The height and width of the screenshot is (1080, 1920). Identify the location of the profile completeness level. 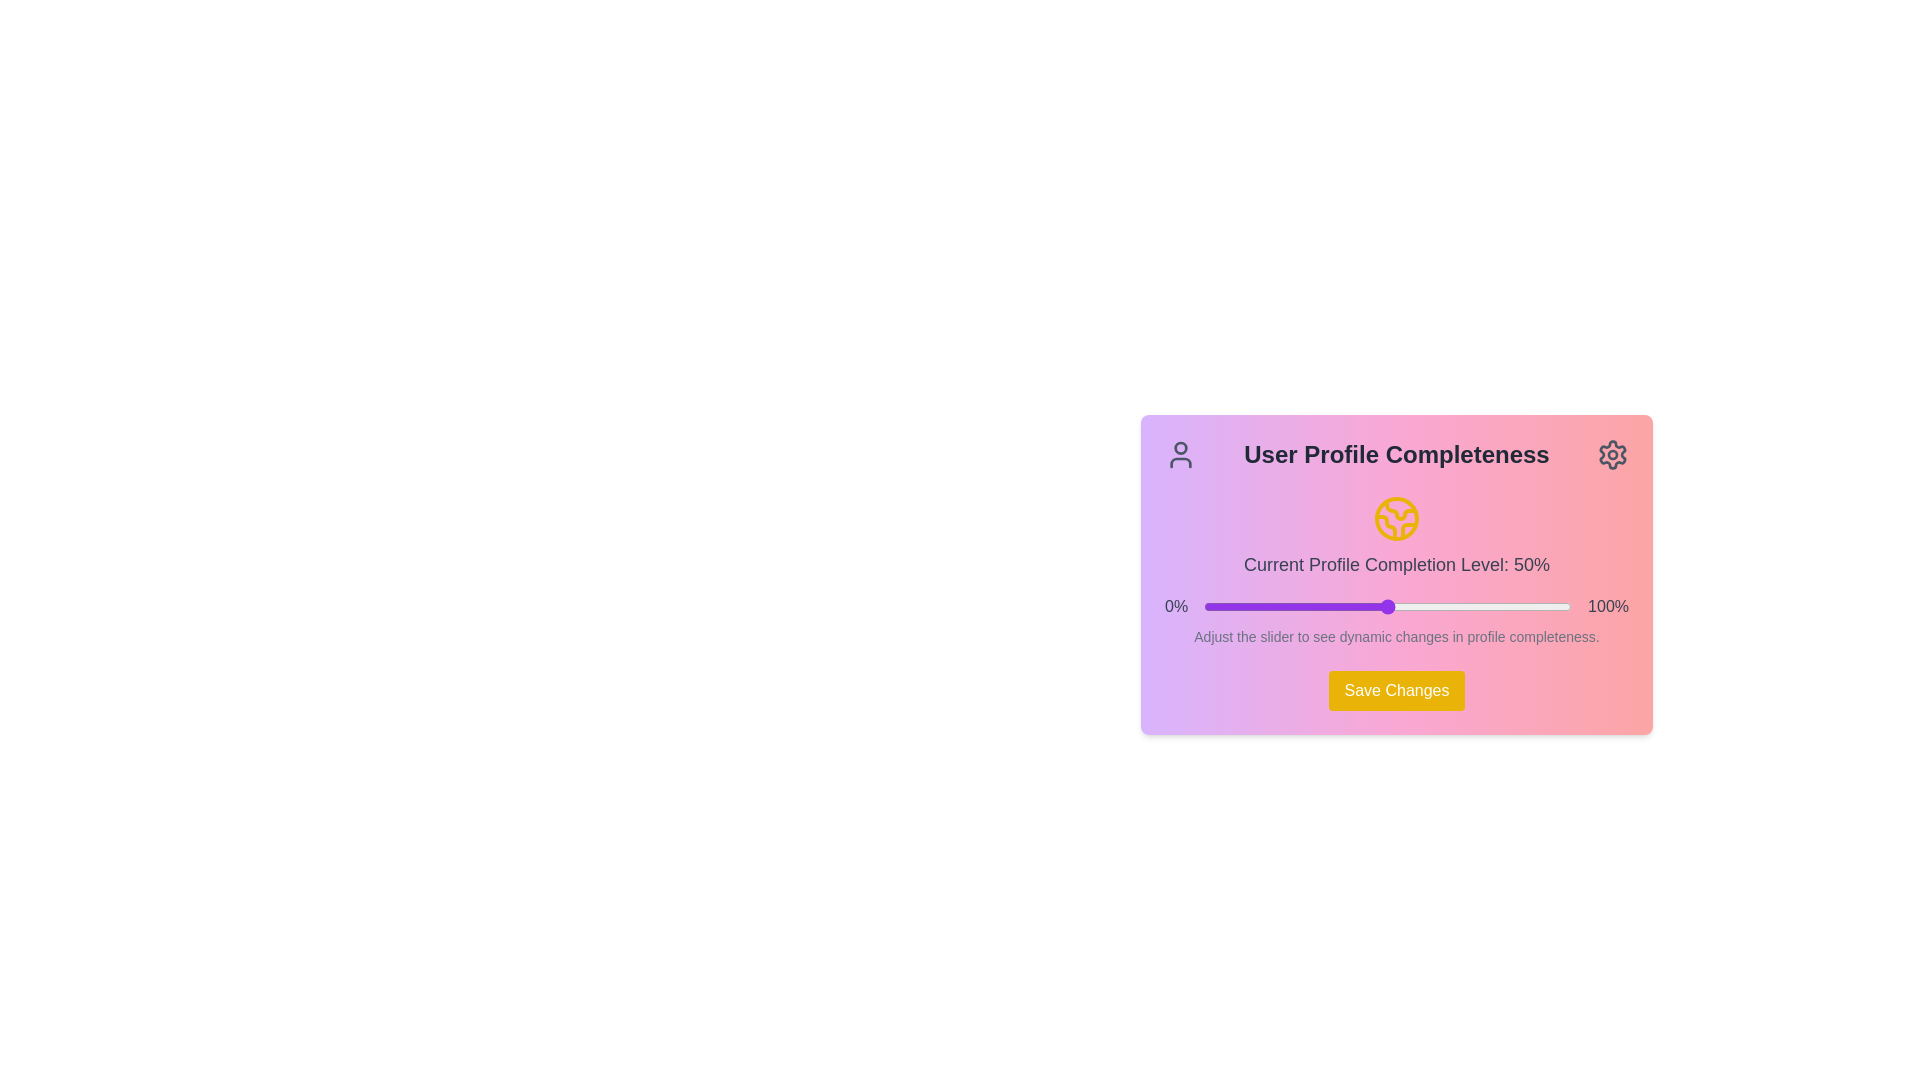
(1239, 605).